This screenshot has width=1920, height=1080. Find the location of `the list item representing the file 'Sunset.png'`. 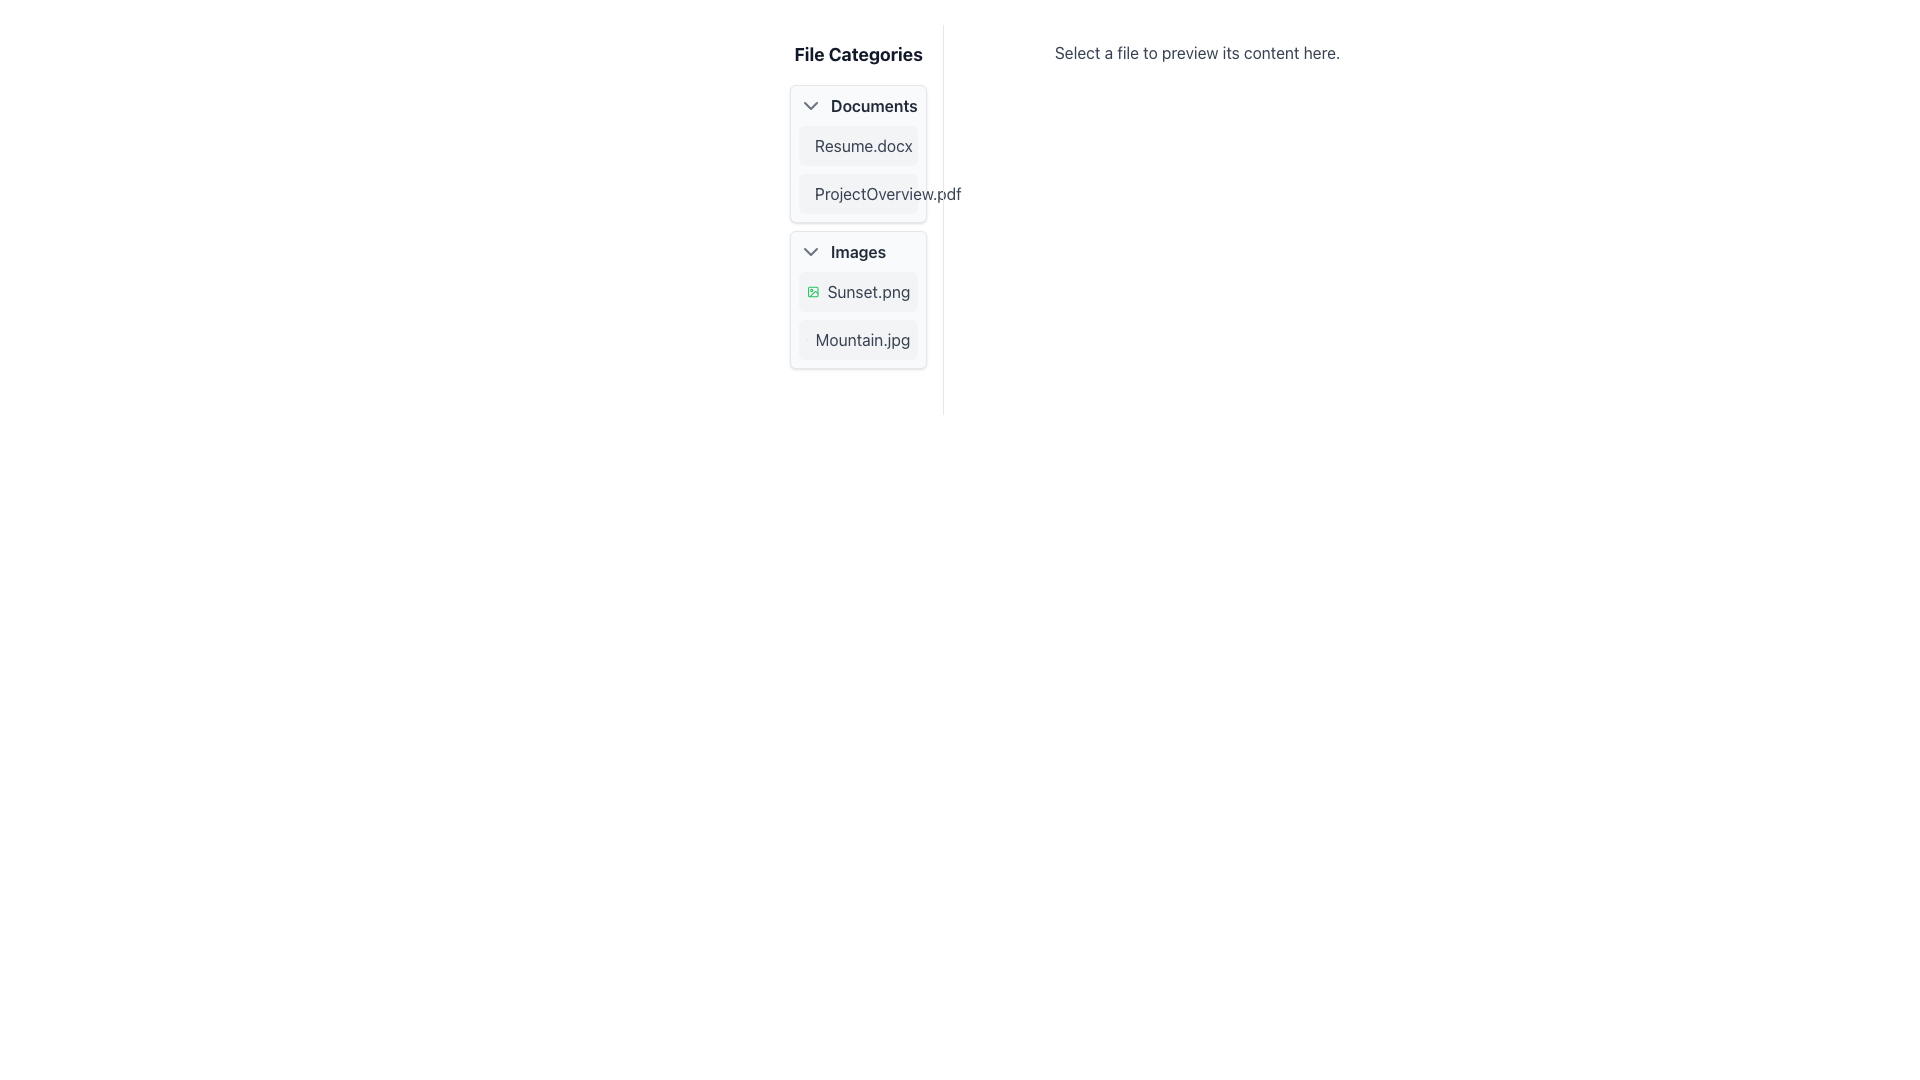

the list item representing the file 'Sunset.png' is located at coordinates (858, 300).